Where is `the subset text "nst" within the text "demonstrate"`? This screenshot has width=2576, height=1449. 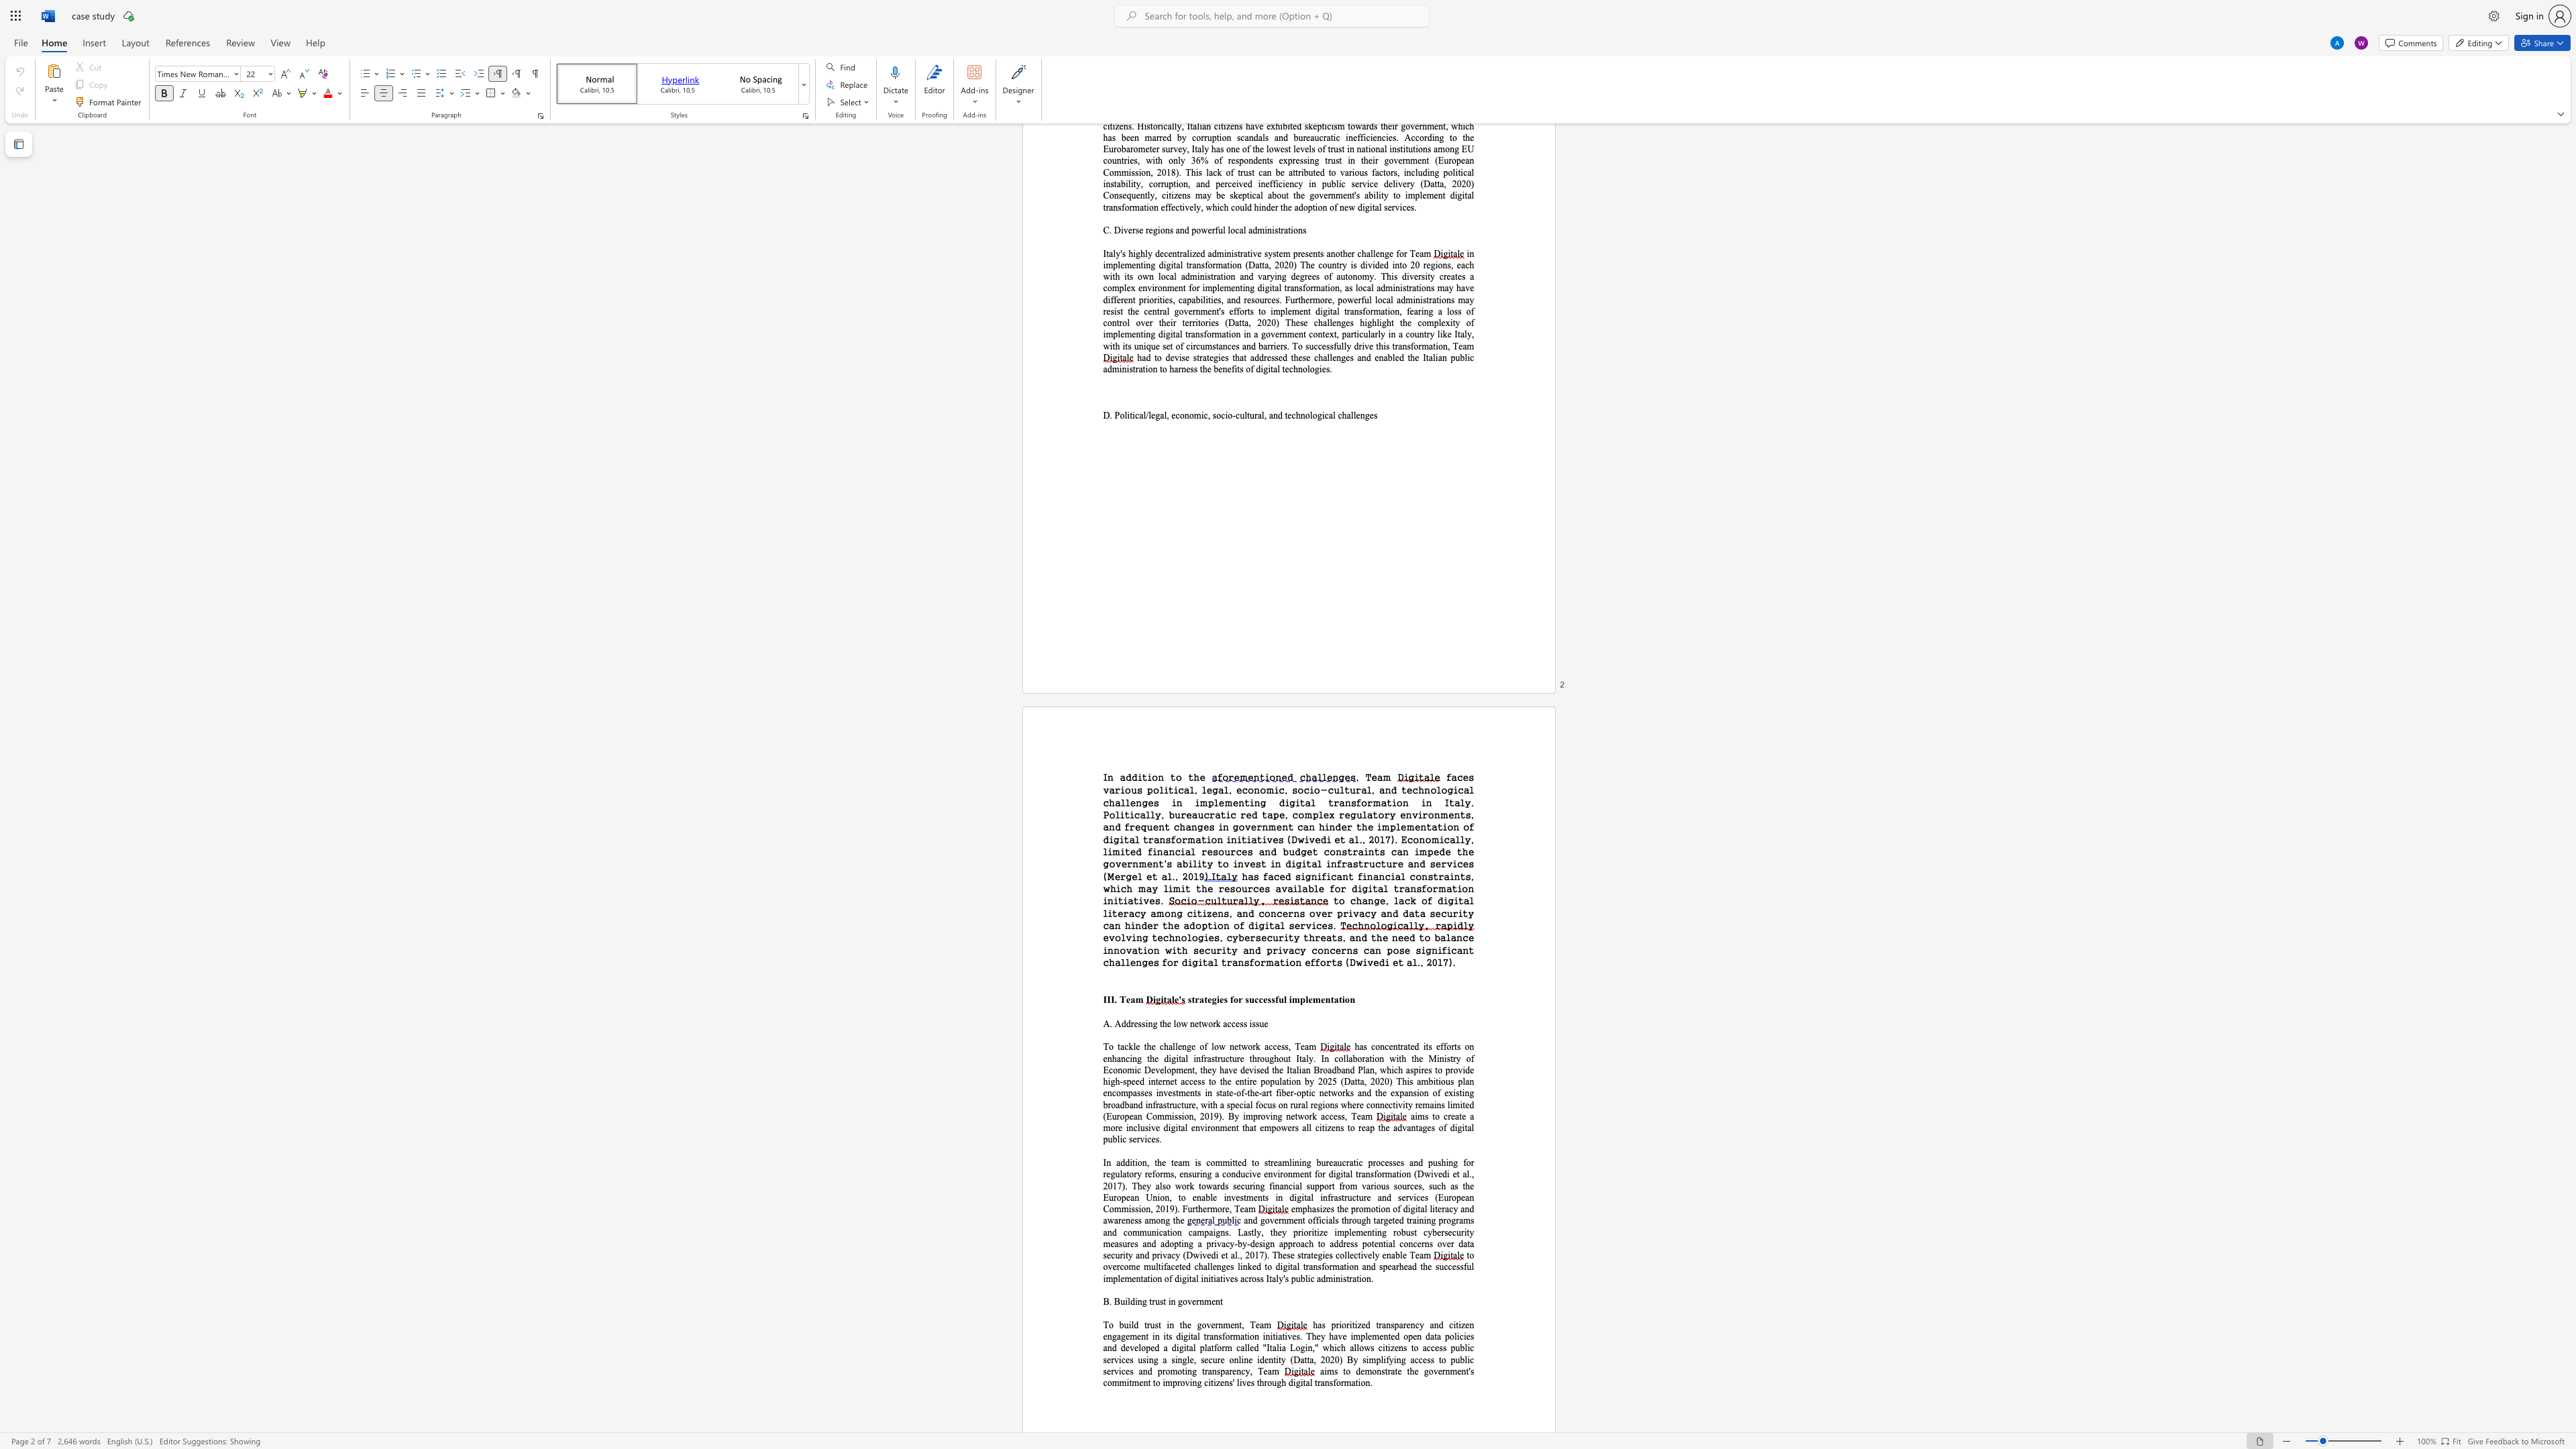
the subset text "nst" within the text "demonstrate" is located at coordinates (1376, 1370).